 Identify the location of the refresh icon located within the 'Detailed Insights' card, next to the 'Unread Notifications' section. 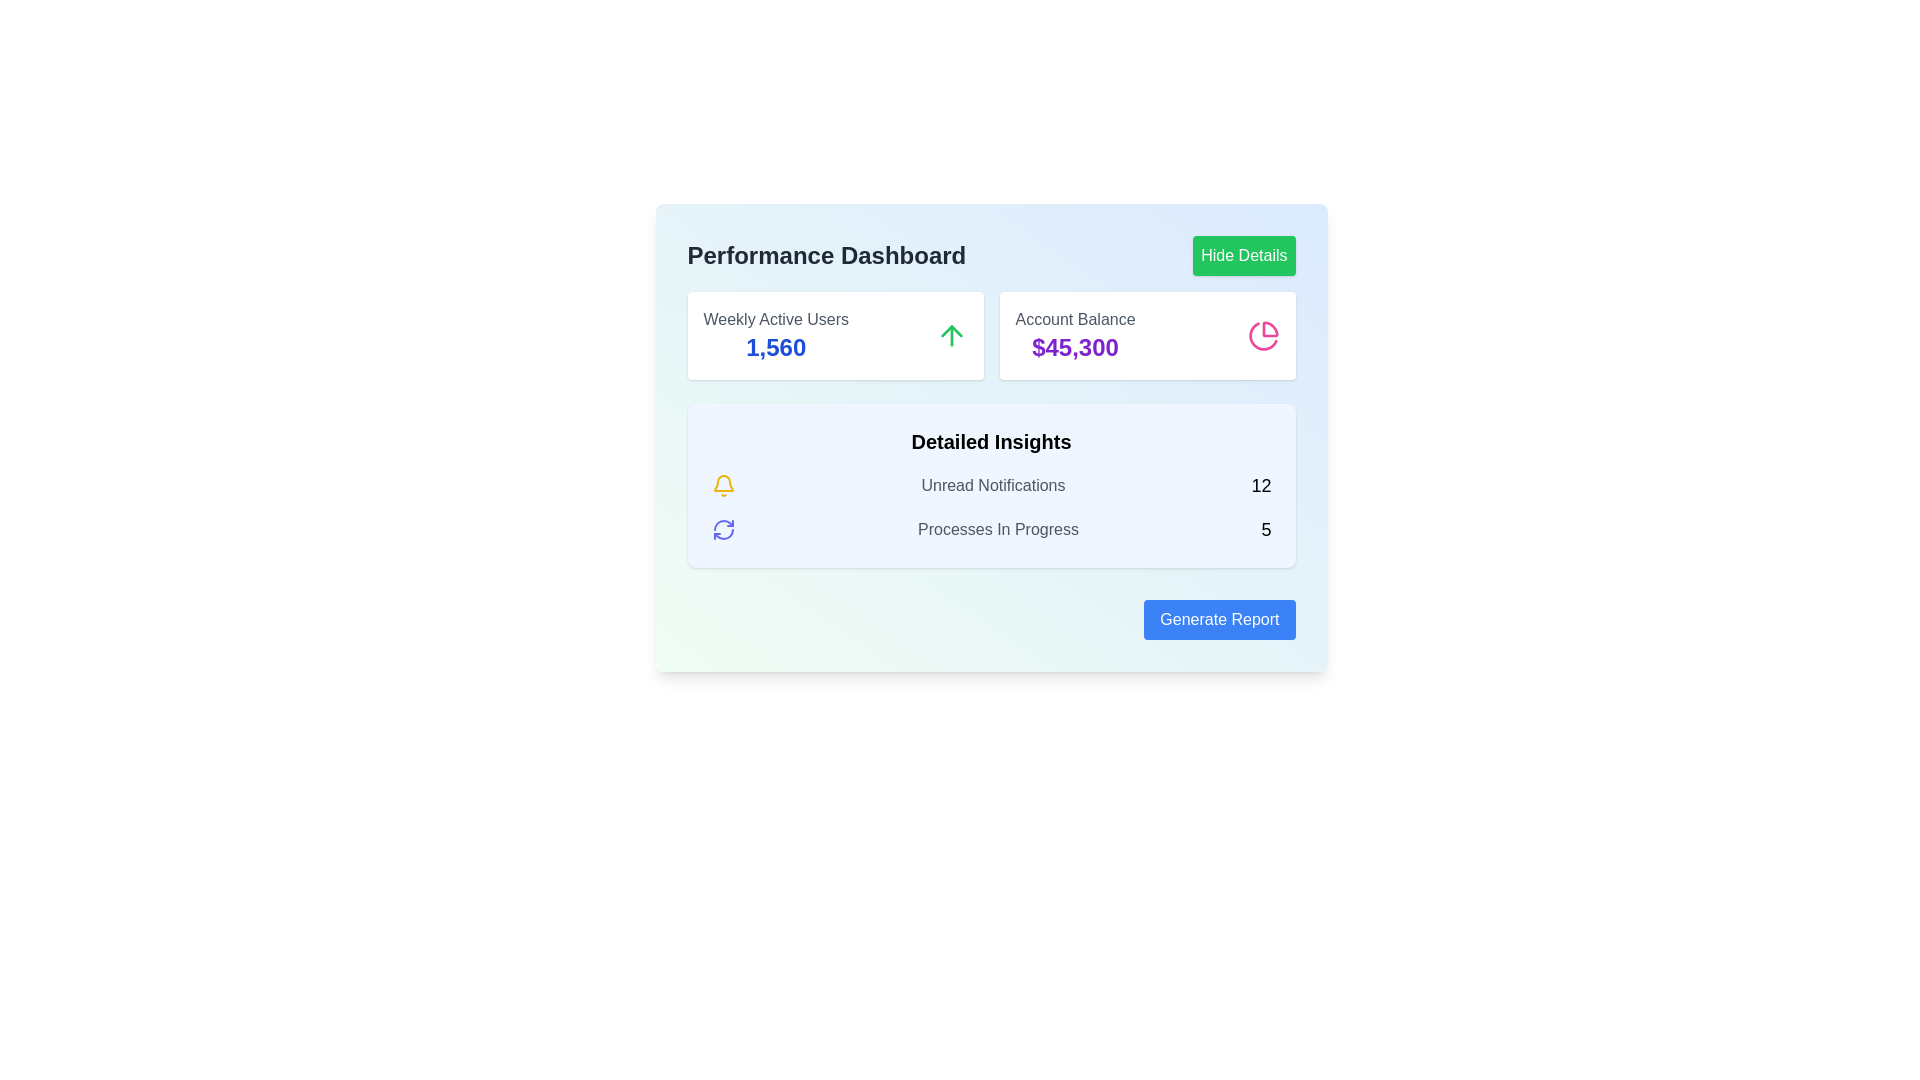
(722, 528).